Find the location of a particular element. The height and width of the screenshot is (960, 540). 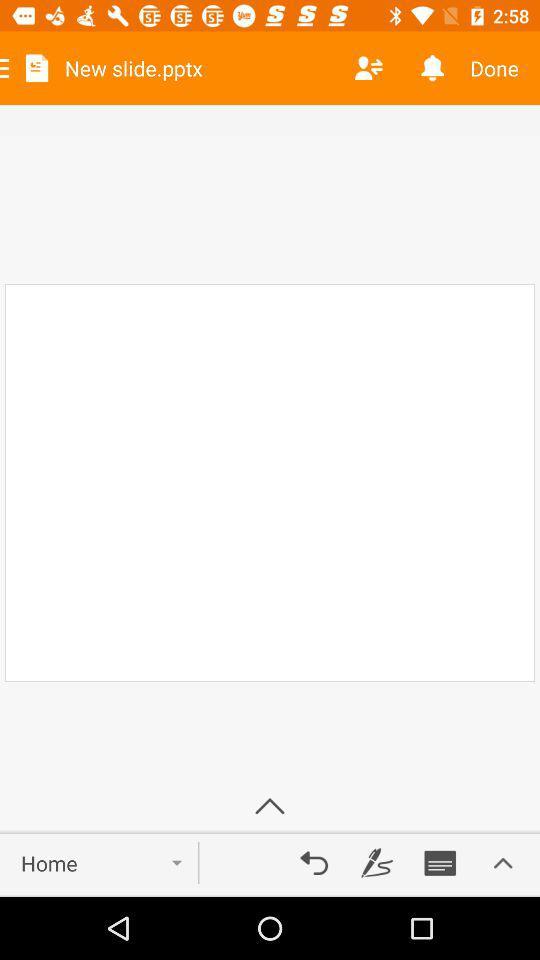

the done icon is located at coordinates (500, 68).